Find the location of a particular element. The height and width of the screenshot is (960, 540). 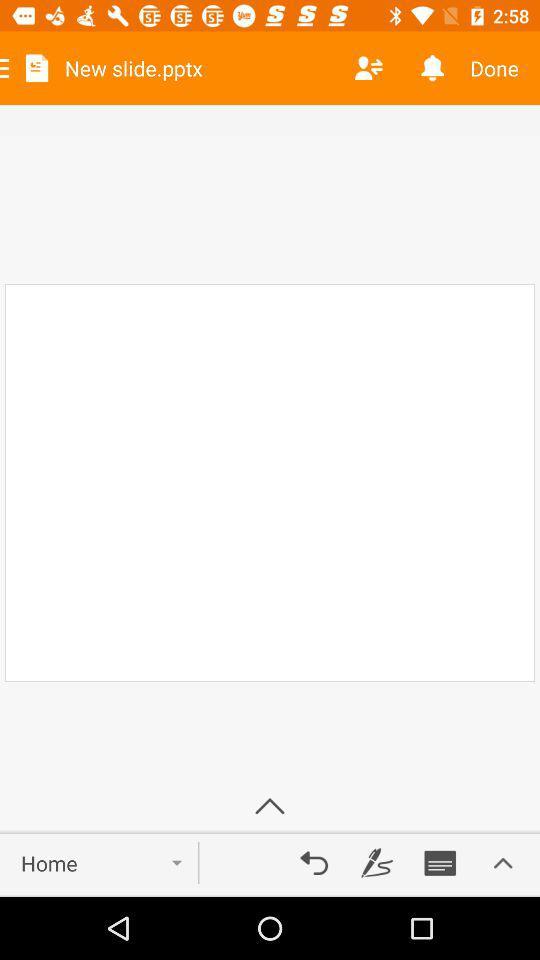

the done icon is located at coordinates (500, 68).